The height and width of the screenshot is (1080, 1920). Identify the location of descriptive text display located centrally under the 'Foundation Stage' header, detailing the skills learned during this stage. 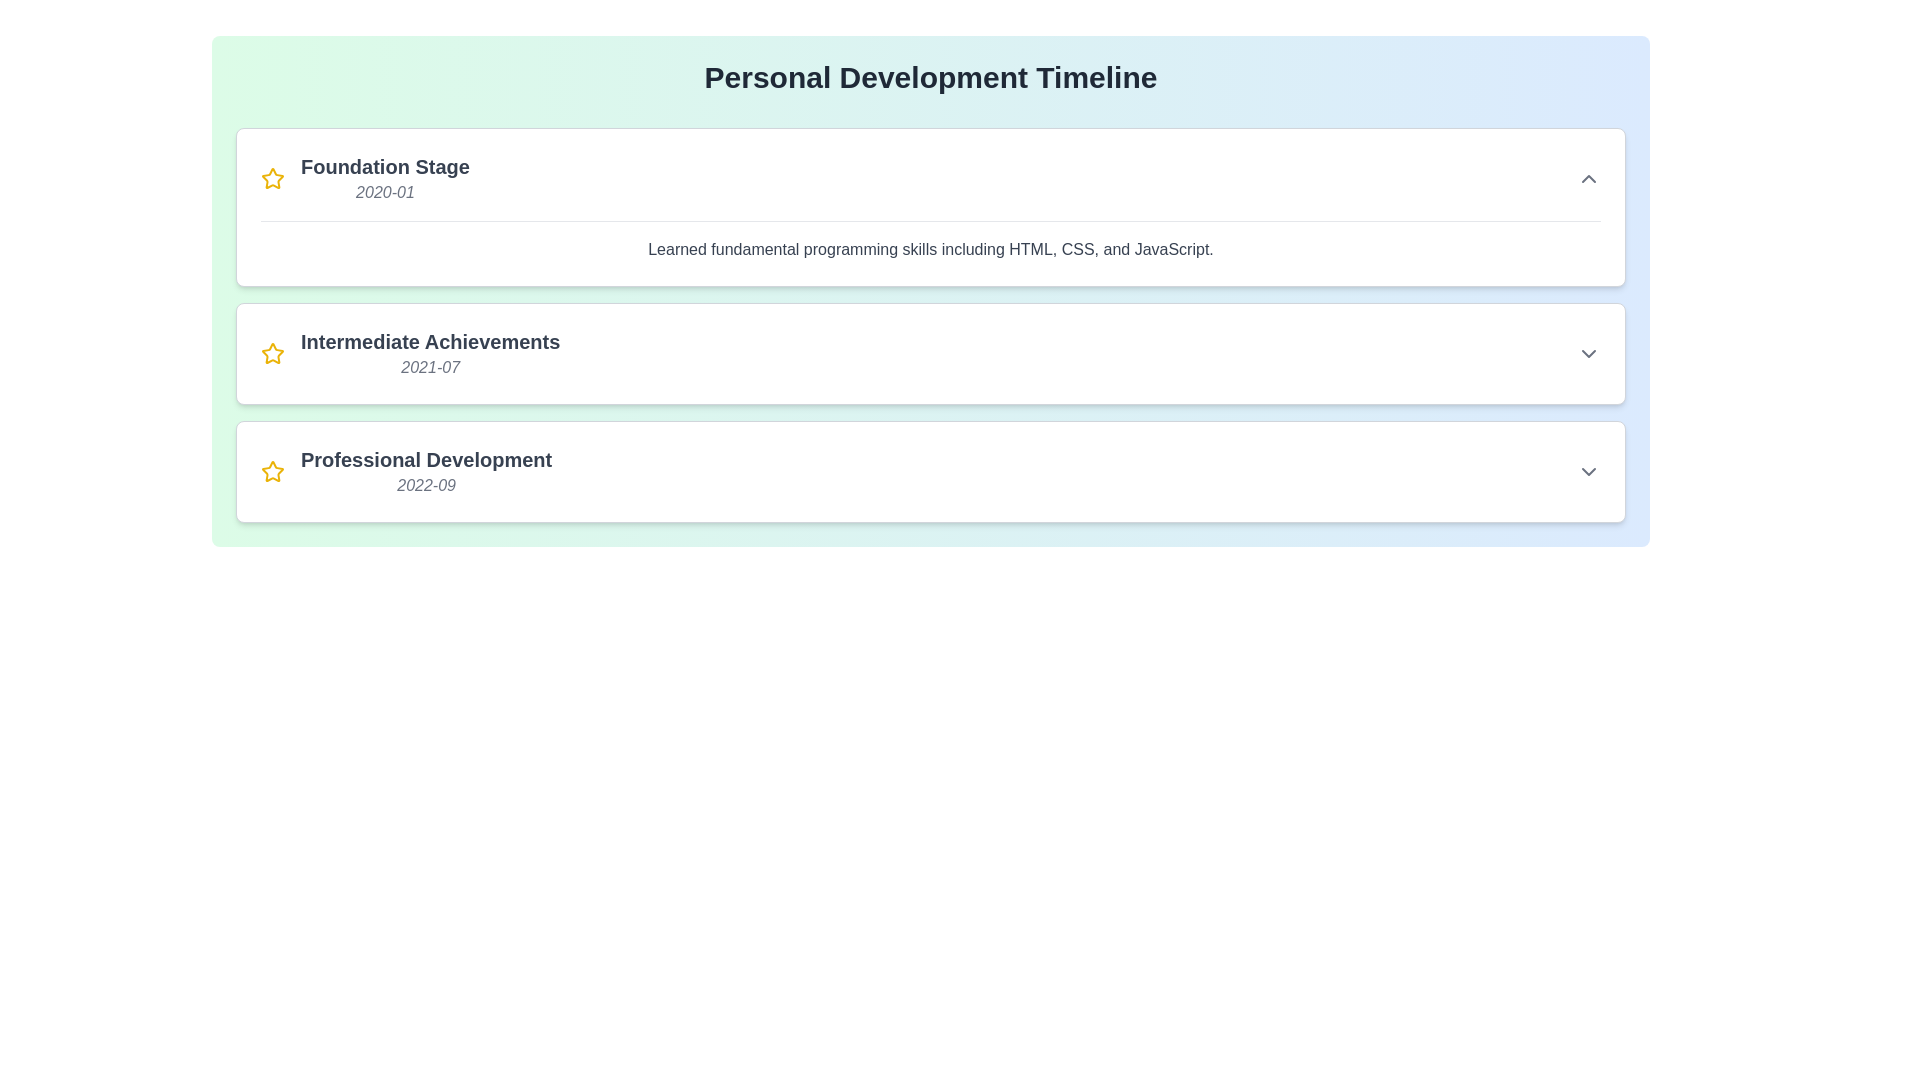
(930, 249).